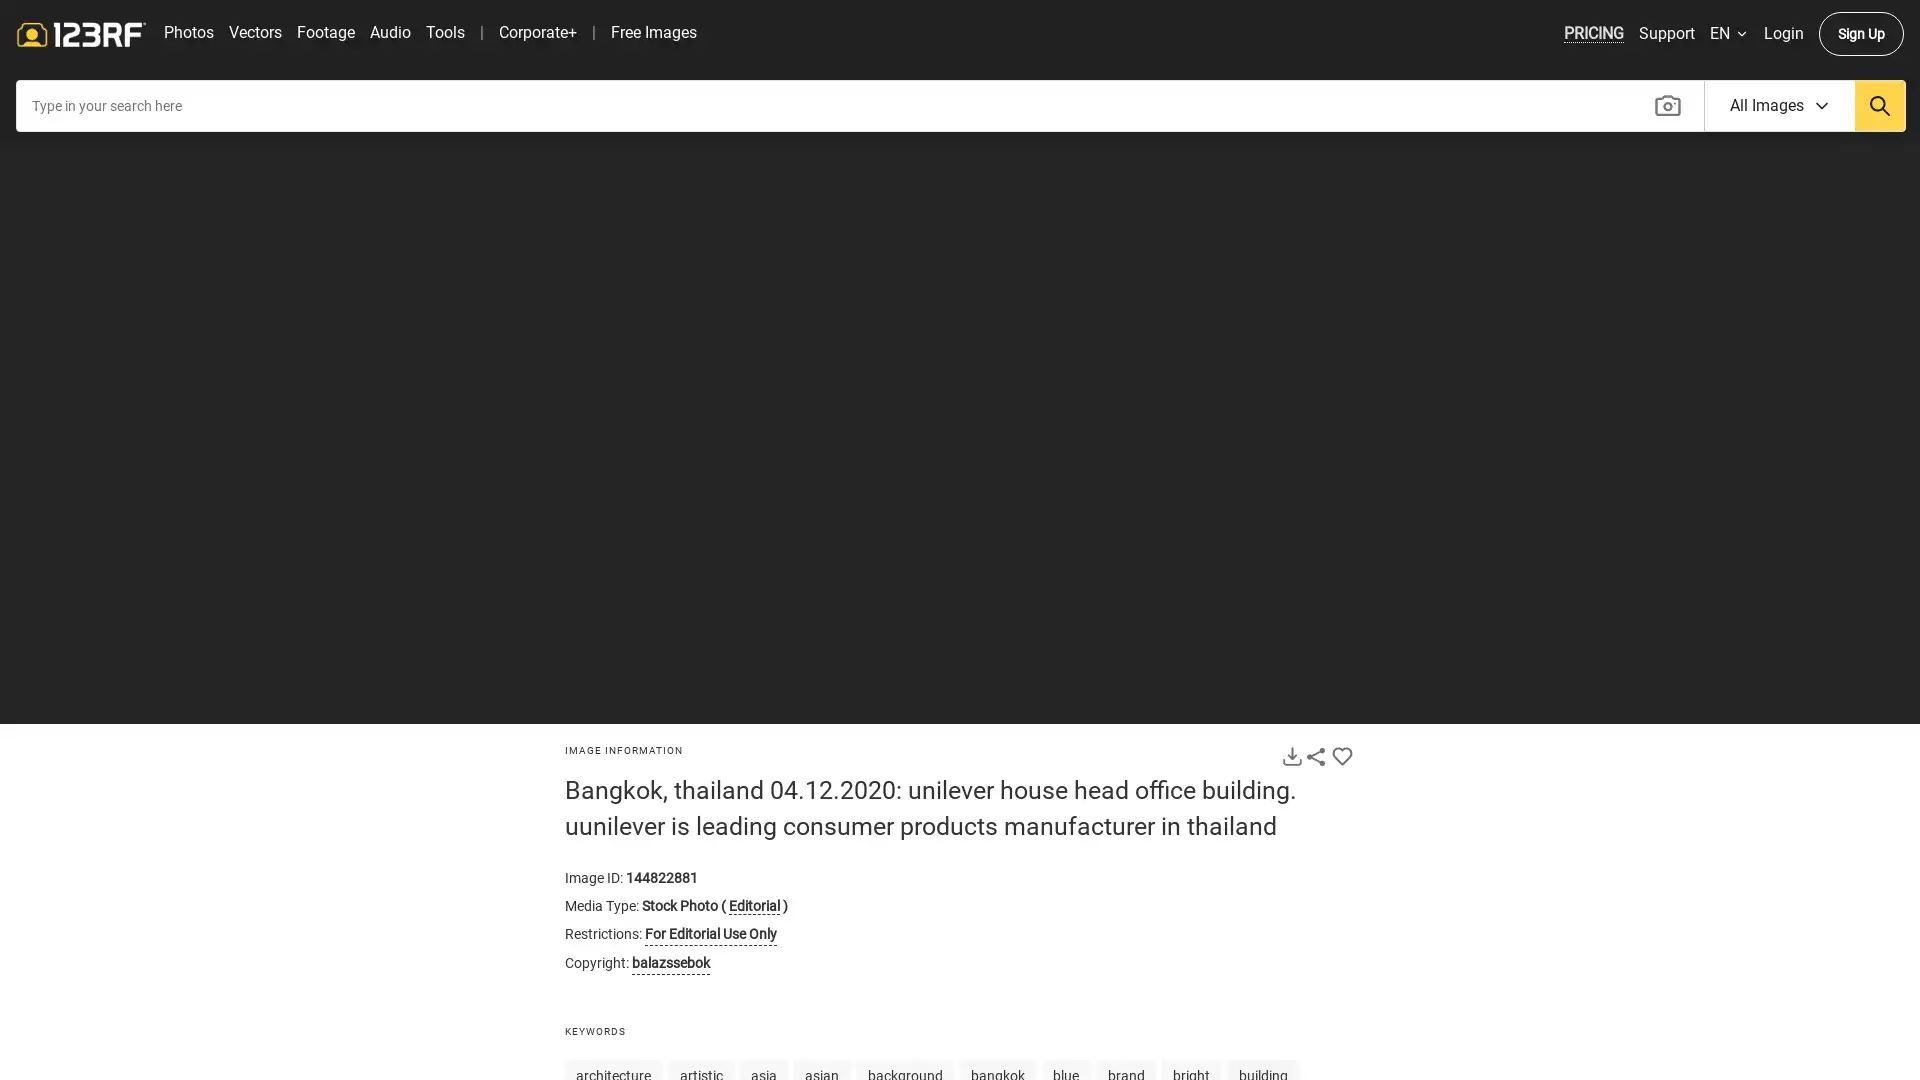 This screenshot has width=1920, height=1080. I want to click on TWITTER_POST Twitter post 1024 x 512 px, so click(1698, 1016).